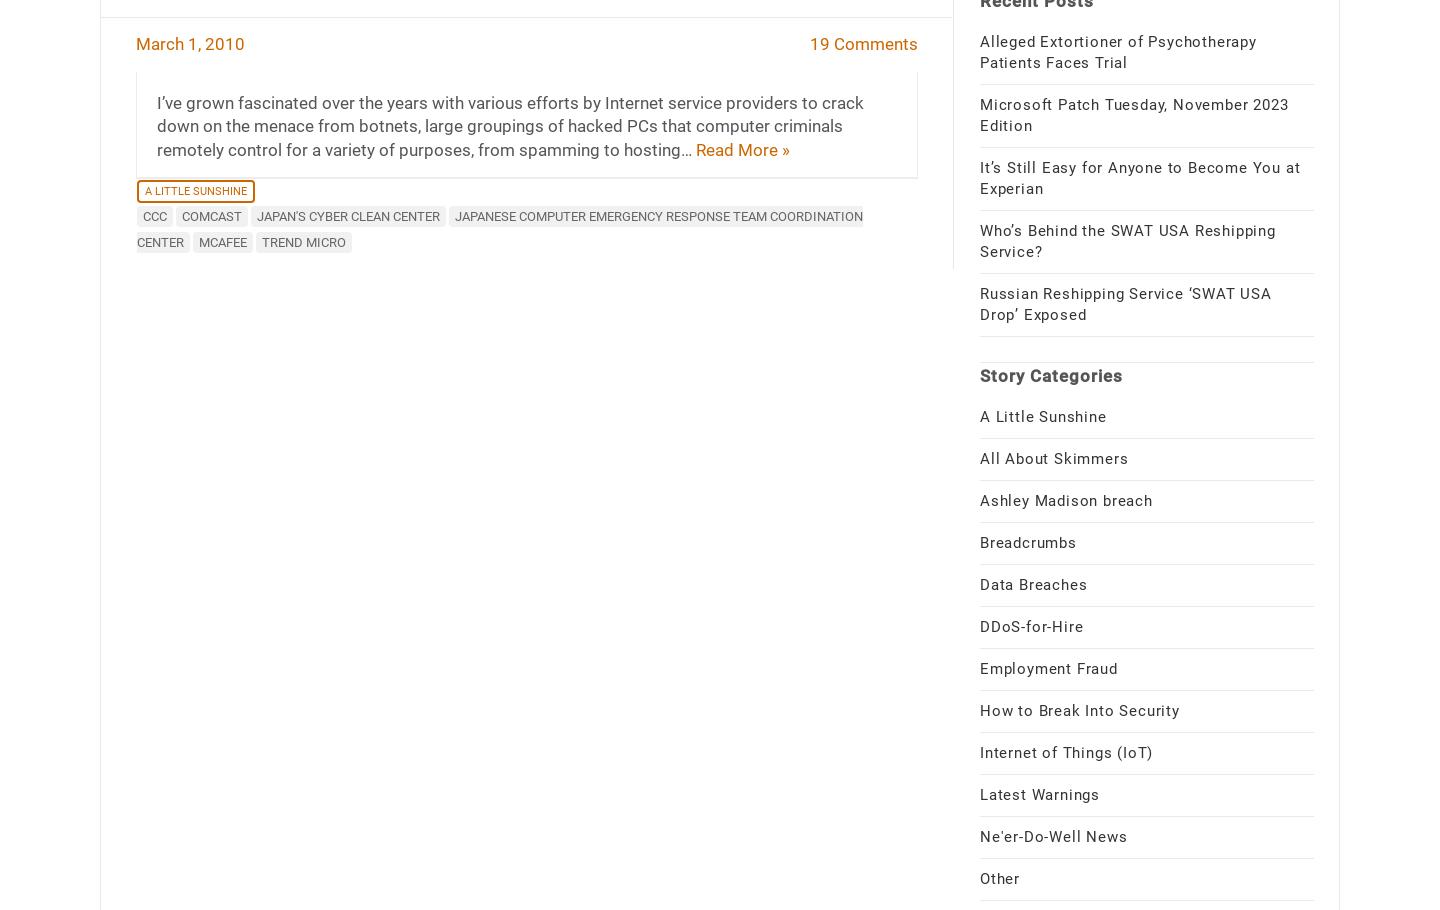 The height and width of the screenshot is (910, 1440). Describe the element at coordinates (189, 44) in the screenshot. I see `'March 1, 2010'` at that location.